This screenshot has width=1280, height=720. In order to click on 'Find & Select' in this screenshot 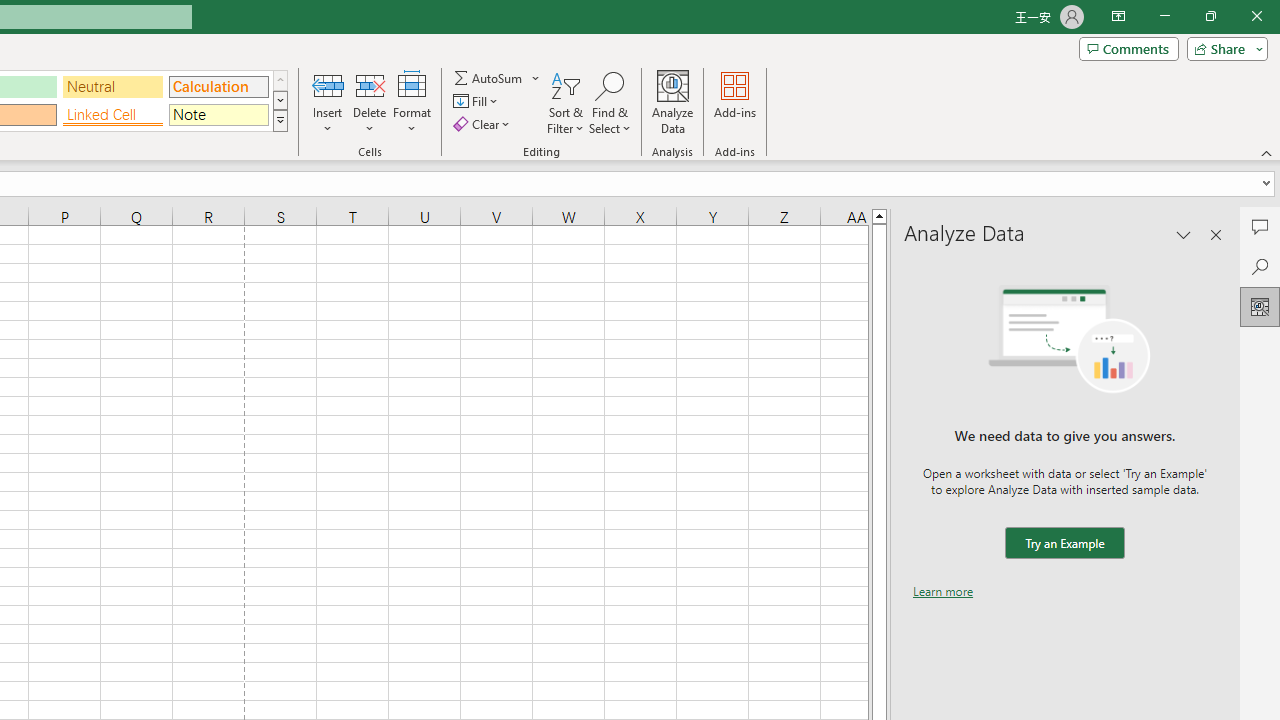, I will do `click(609, 103)`.